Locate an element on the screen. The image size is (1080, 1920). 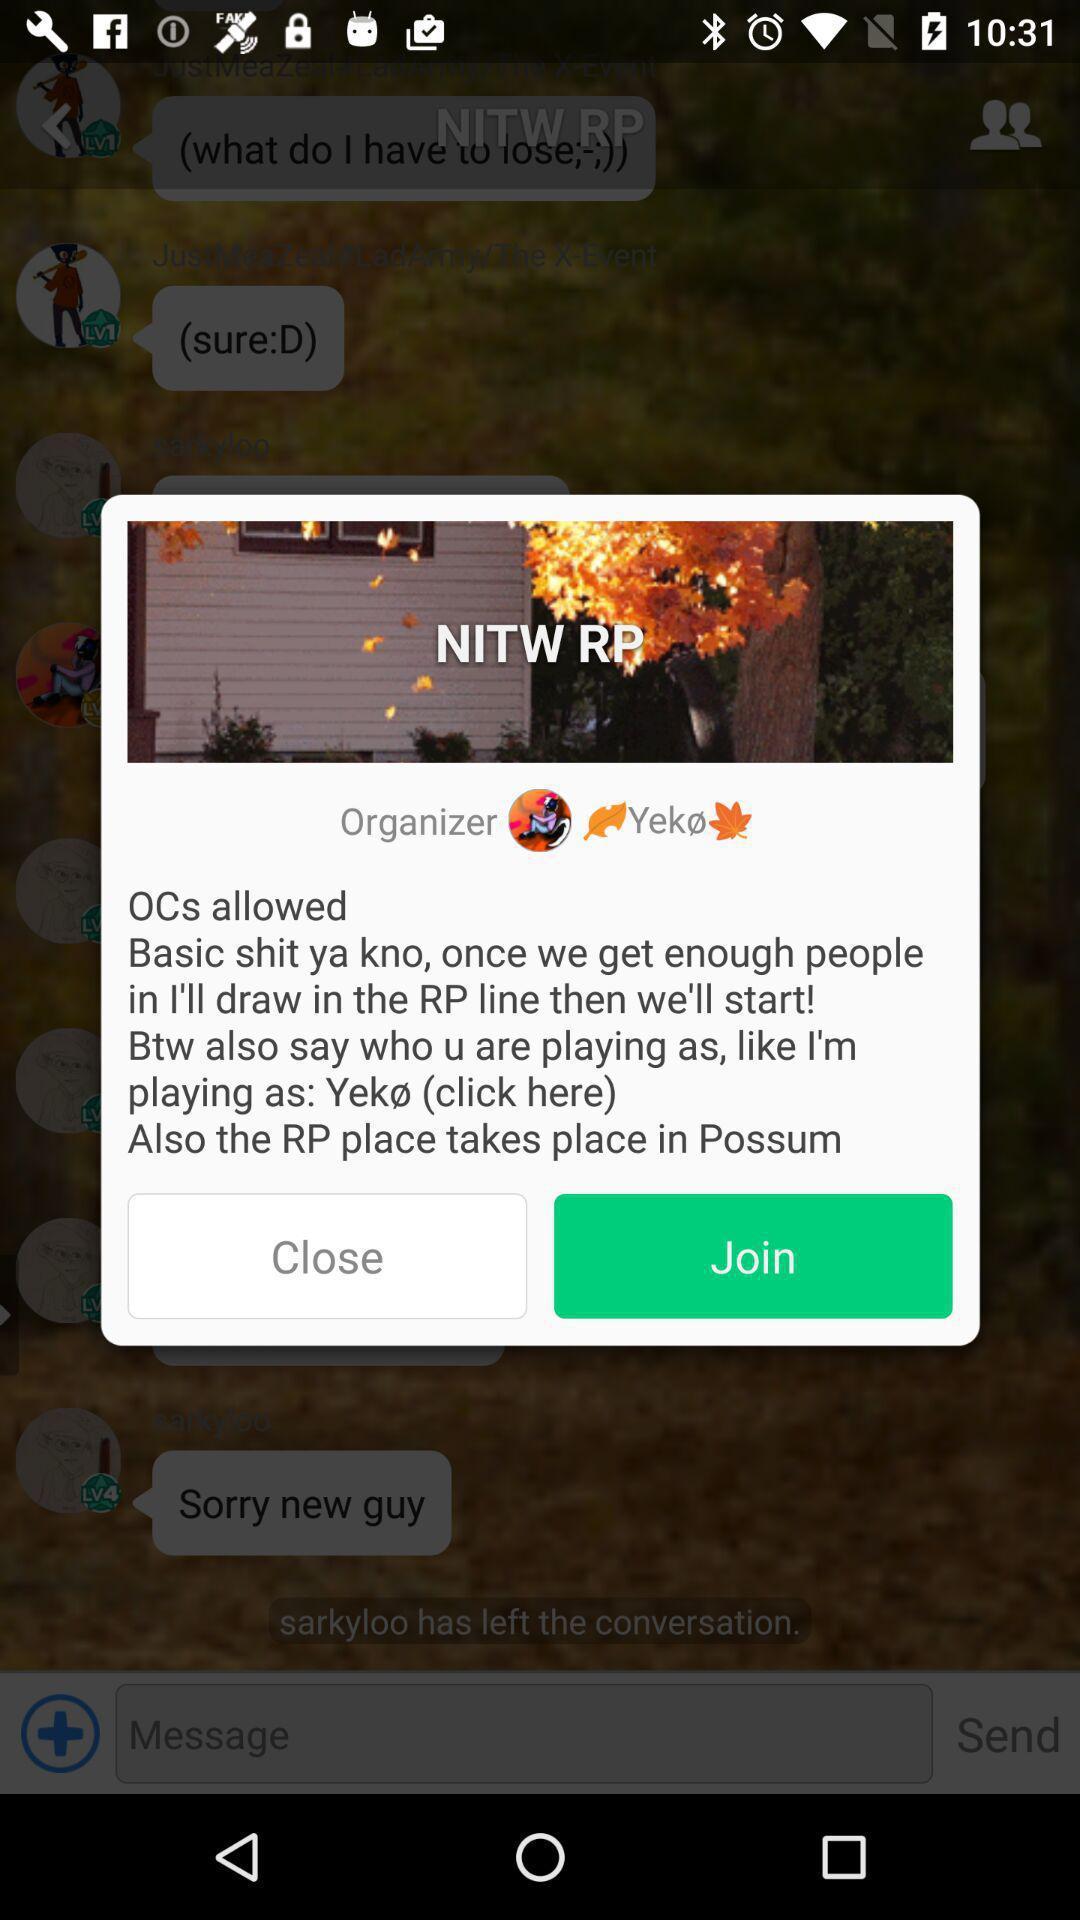
item next to close item is located at coordinates (753, 1255).